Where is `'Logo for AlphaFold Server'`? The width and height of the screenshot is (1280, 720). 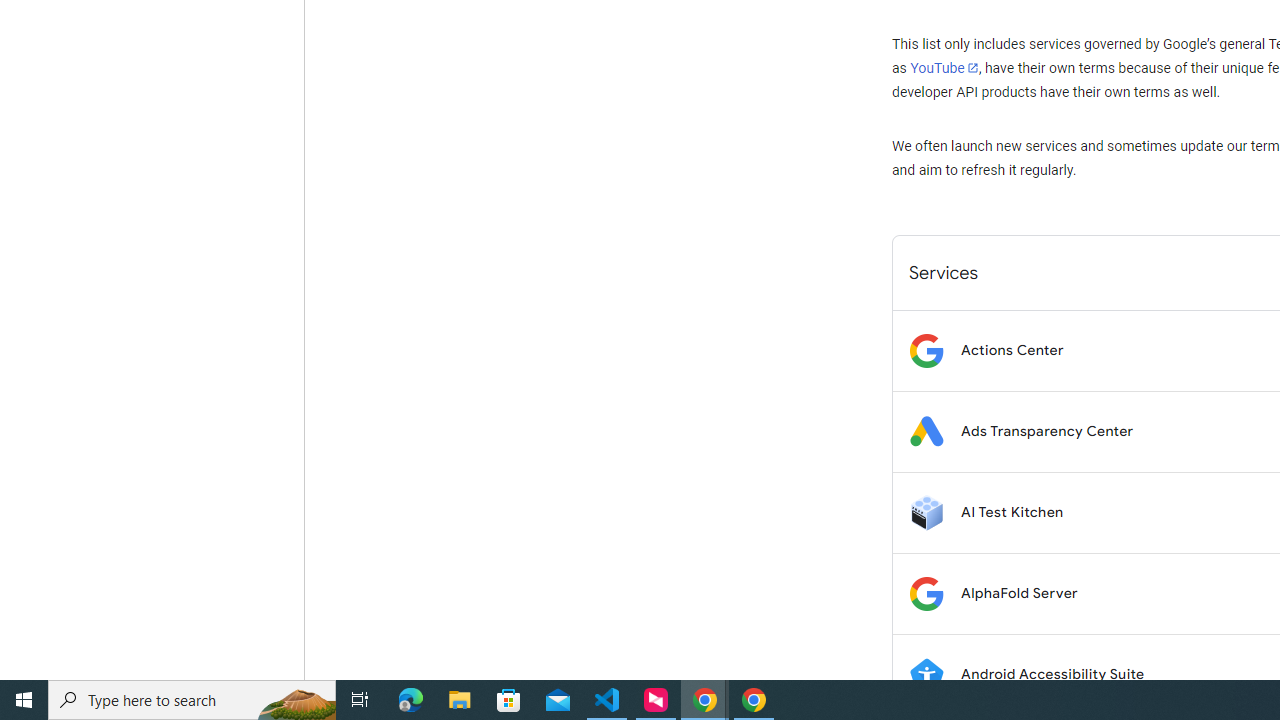
'Logo for AlphaFold Server' is located at coordinates (925, 592).